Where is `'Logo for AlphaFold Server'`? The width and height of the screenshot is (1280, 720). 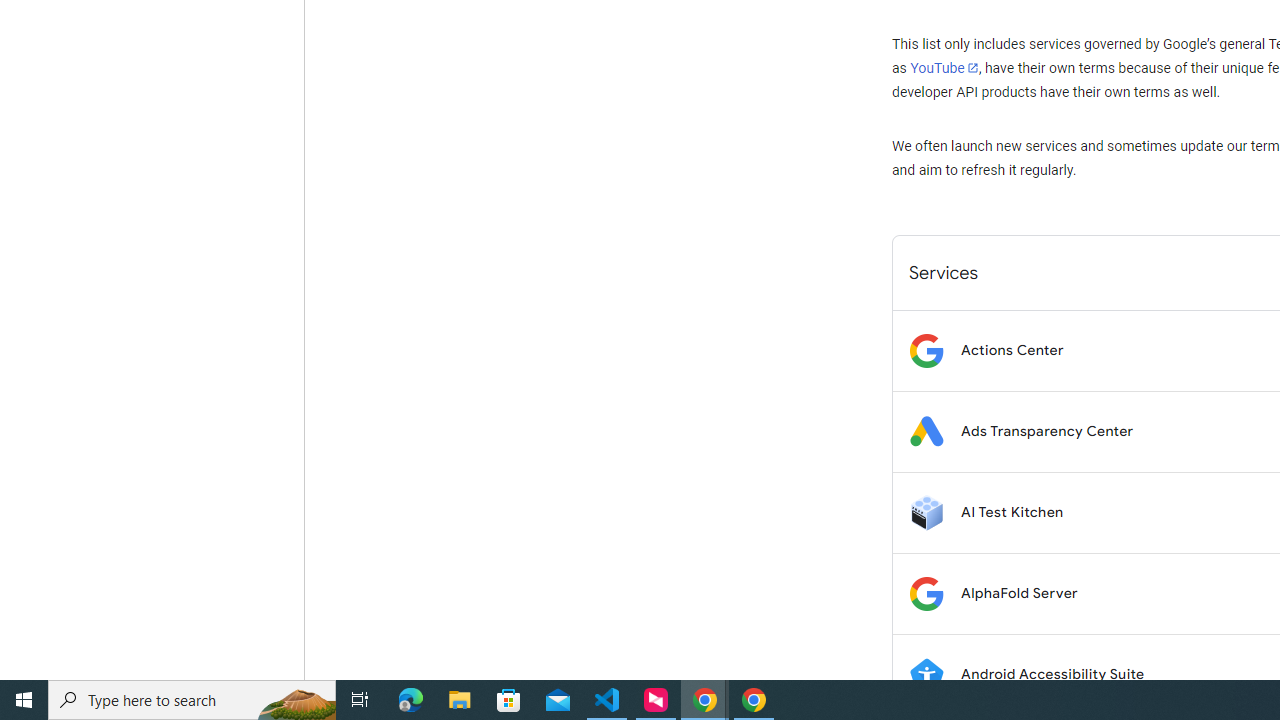
'Logo for AlphaFold Server' is located at coordinates (925, 592).